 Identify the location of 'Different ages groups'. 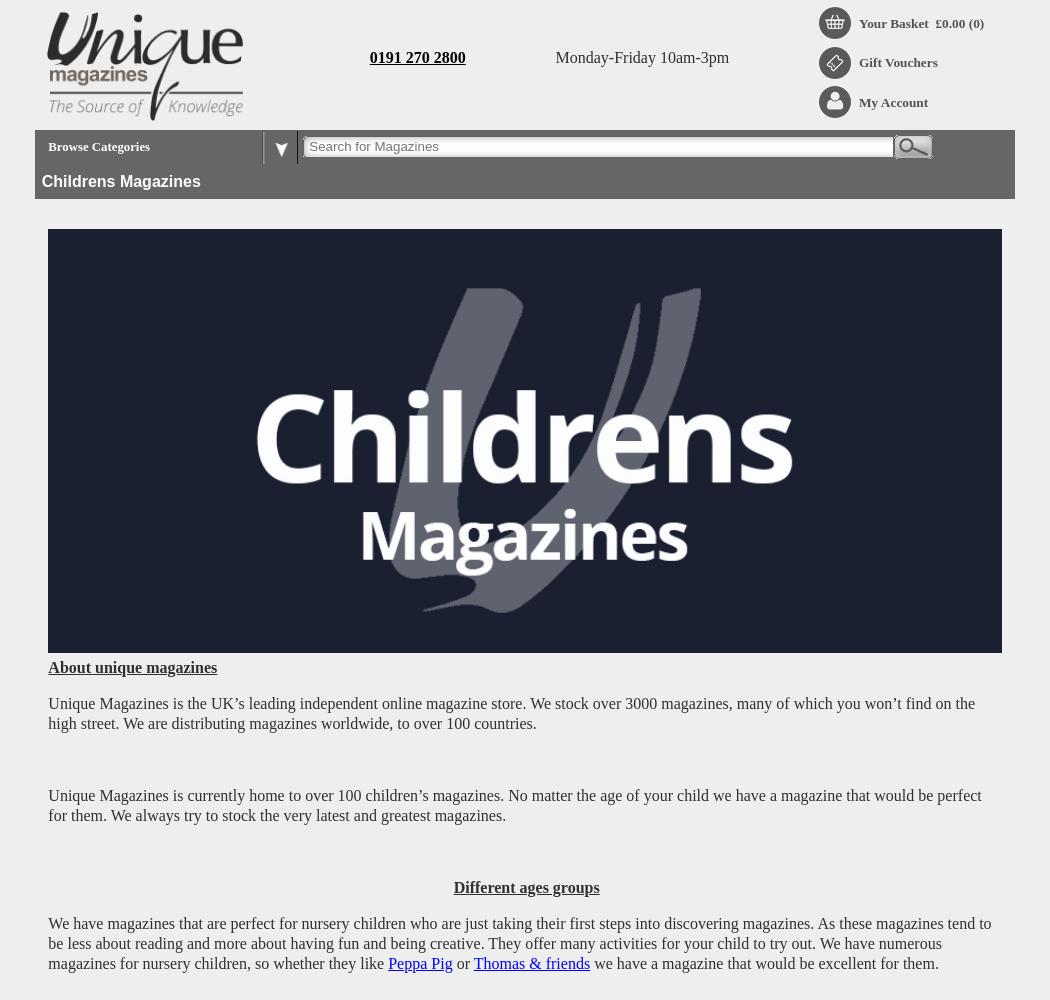
(526, 886).